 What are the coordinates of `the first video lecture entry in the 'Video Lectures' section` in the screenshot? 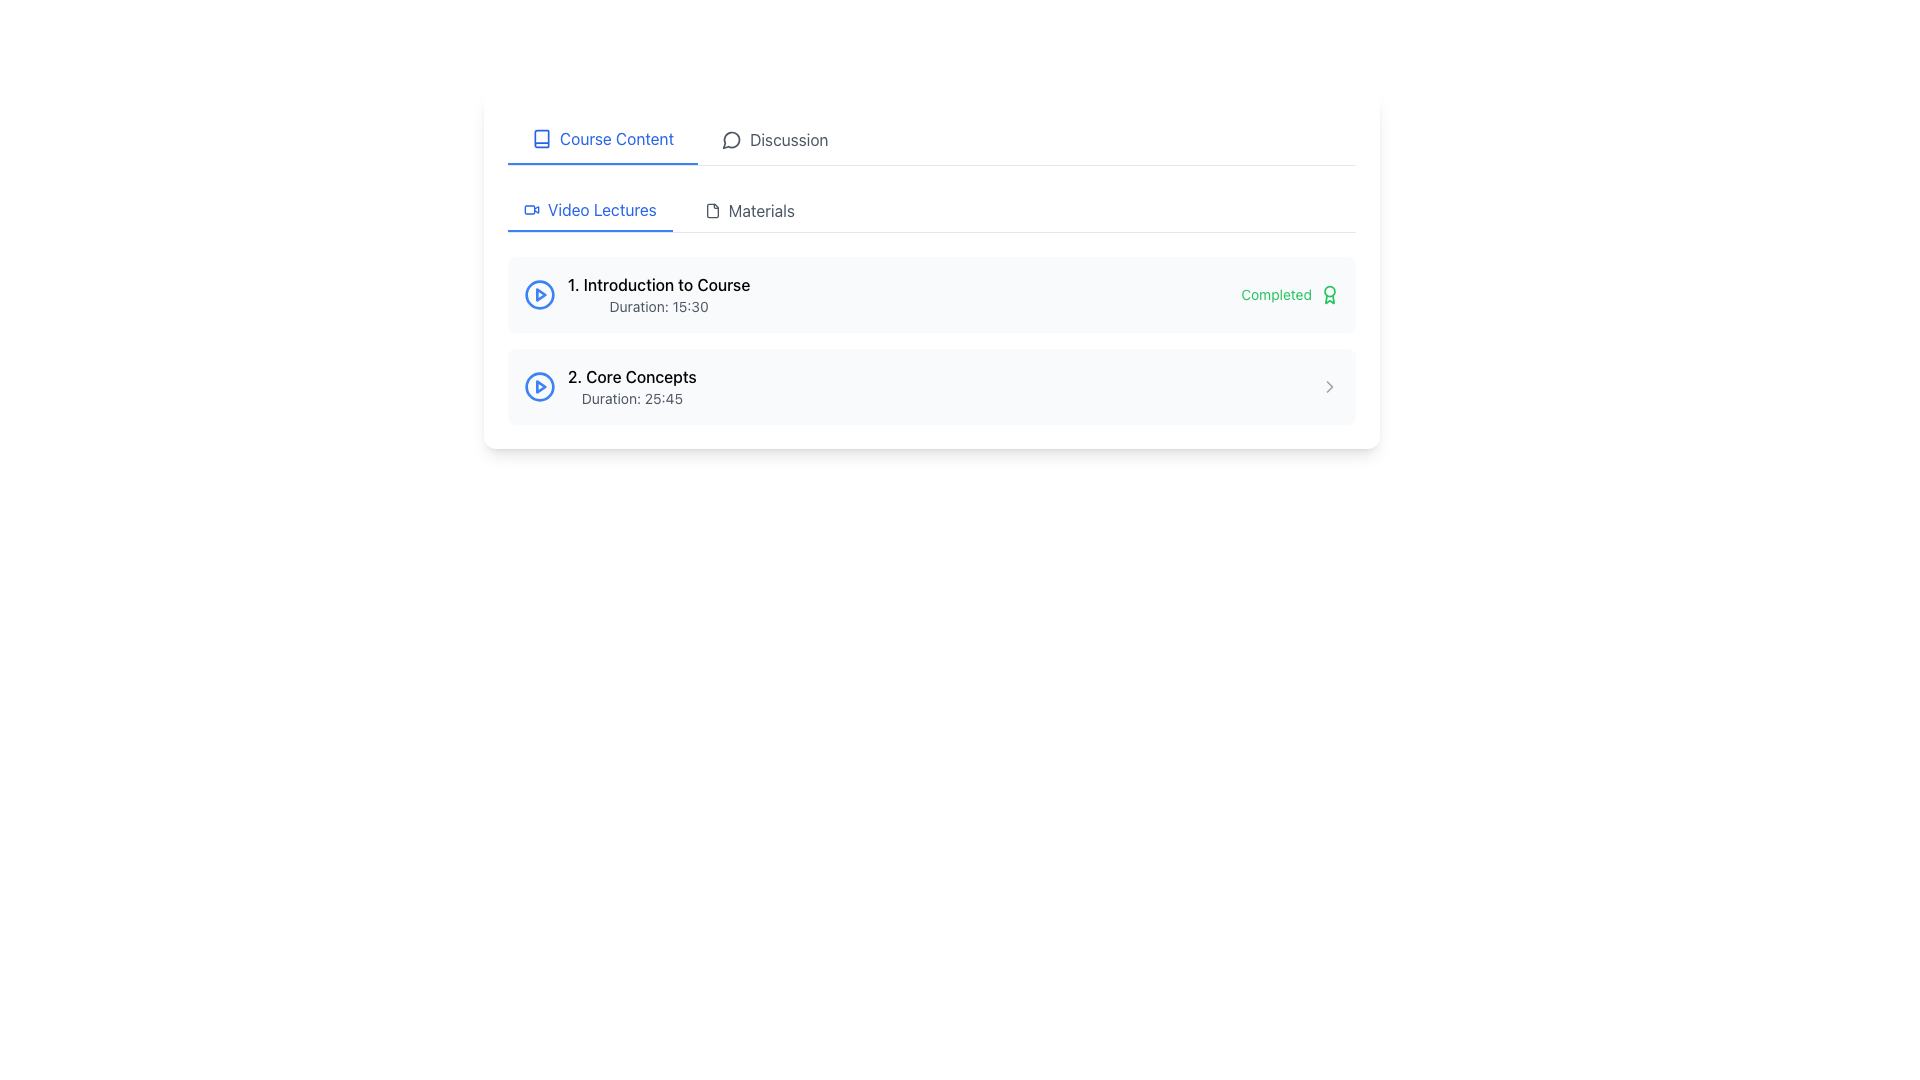 It's located at (659, 294).